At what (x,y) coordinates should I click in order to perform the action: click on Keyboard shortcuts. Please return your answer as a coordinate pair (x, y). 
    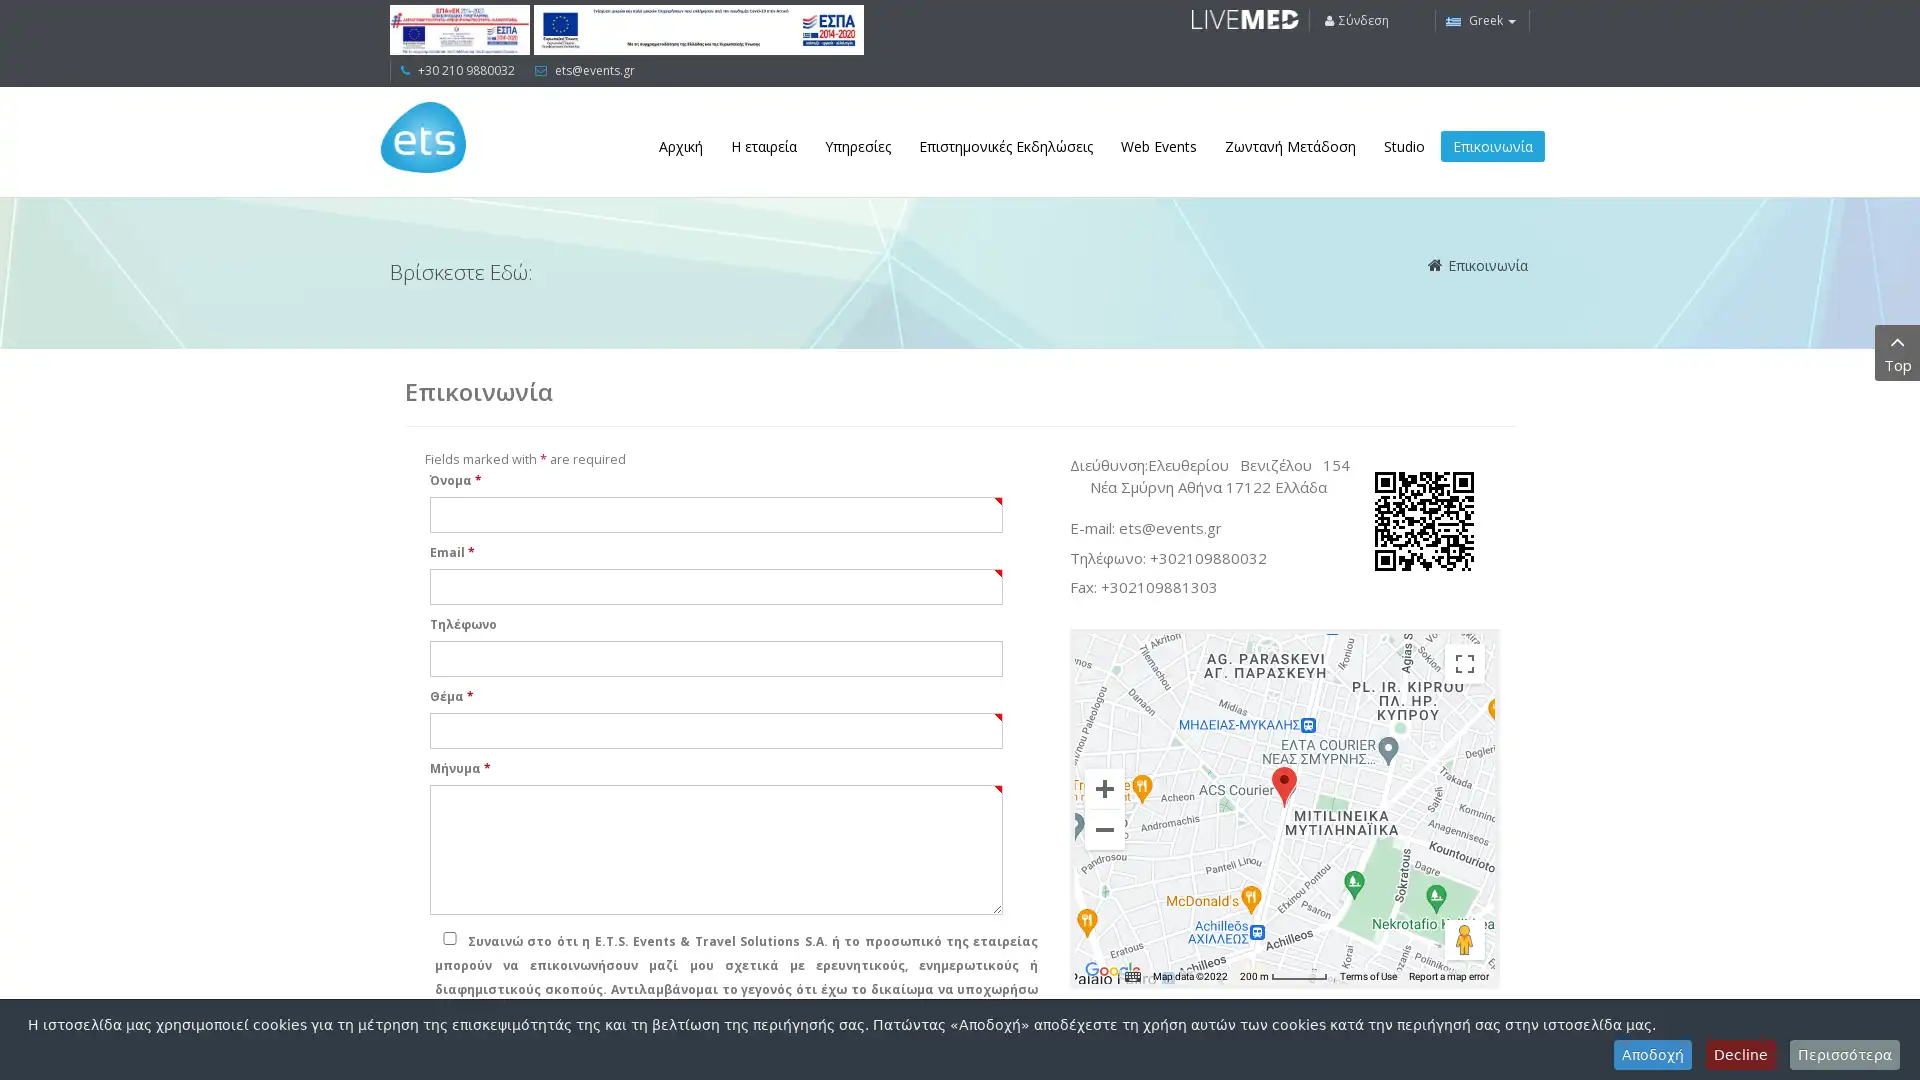
    Looking at the image, I should click on (1132, 974).